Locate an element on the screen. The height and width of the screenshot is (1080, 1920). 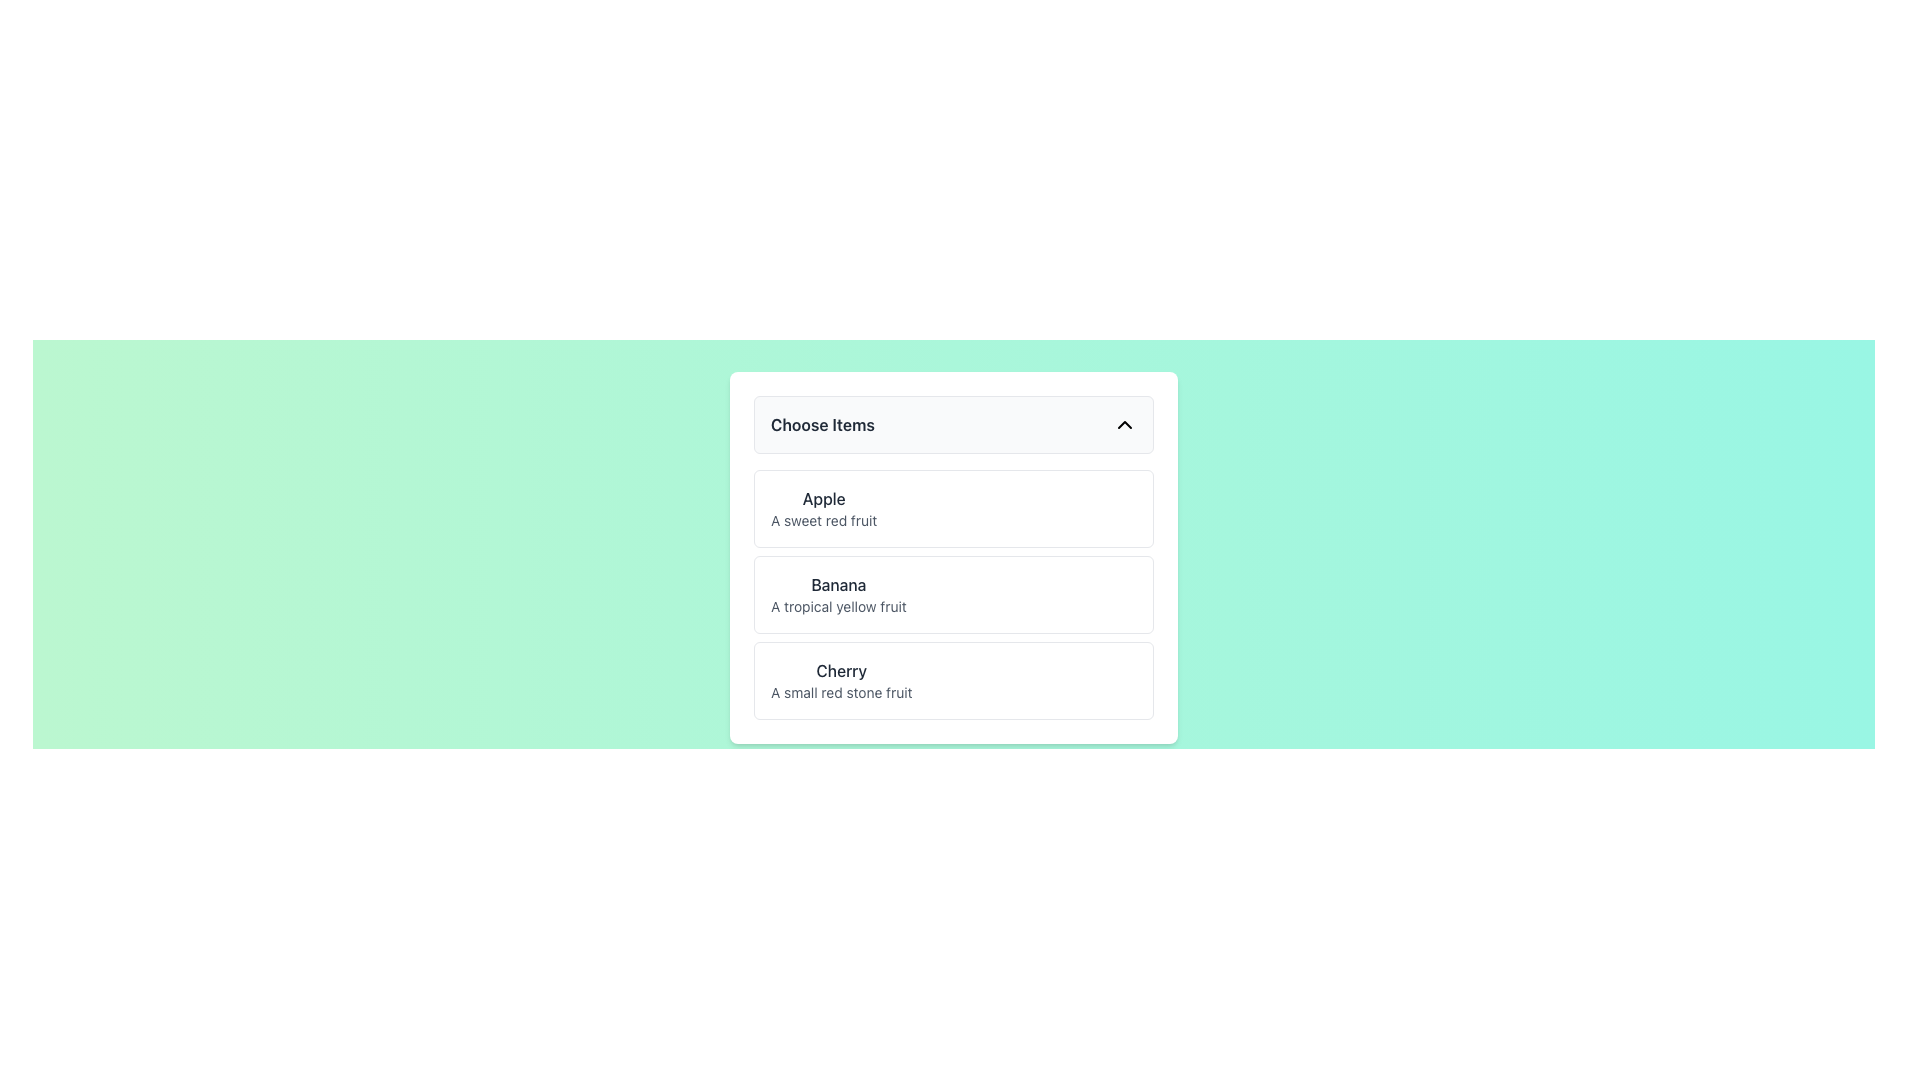
the 'Cherry' text display element, which is the third item in a vertical stack that includes 'Apple' and 'Banana' is located at coordinates (841, 680).